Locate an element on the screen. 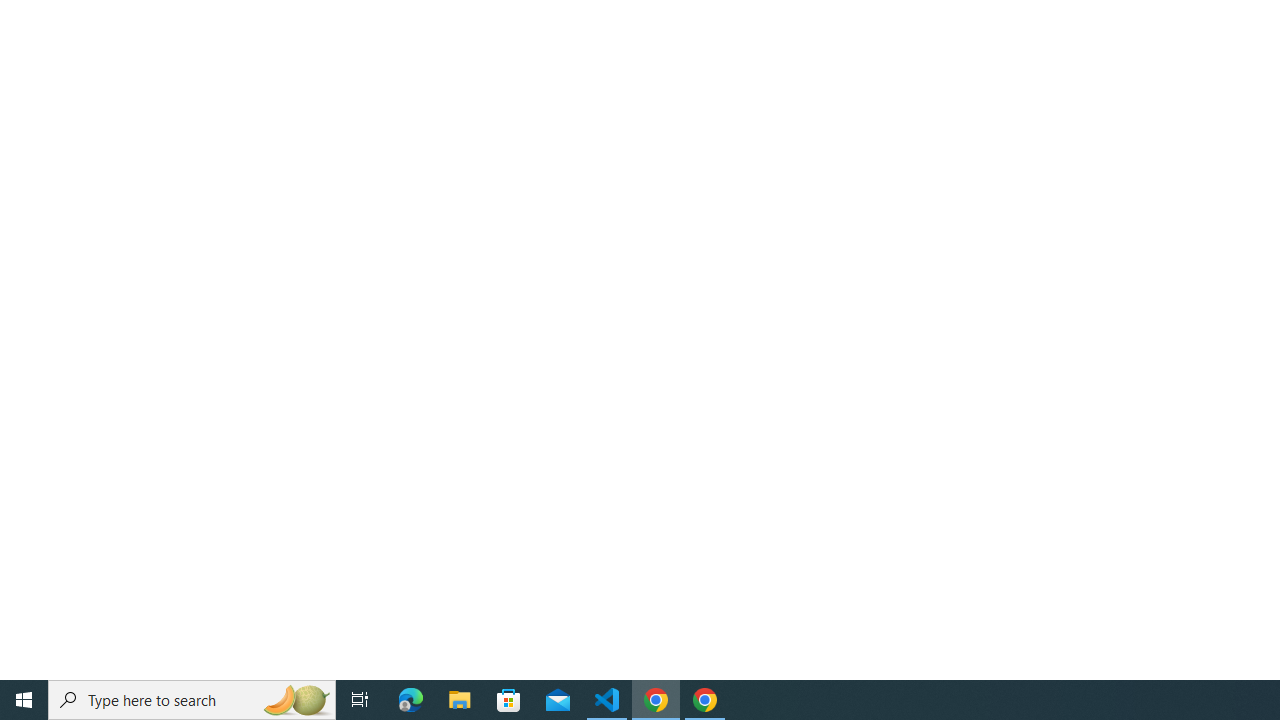 This screenshot has height=720, width=1280. 'Type here to search' is located at coordinates (192, 698).